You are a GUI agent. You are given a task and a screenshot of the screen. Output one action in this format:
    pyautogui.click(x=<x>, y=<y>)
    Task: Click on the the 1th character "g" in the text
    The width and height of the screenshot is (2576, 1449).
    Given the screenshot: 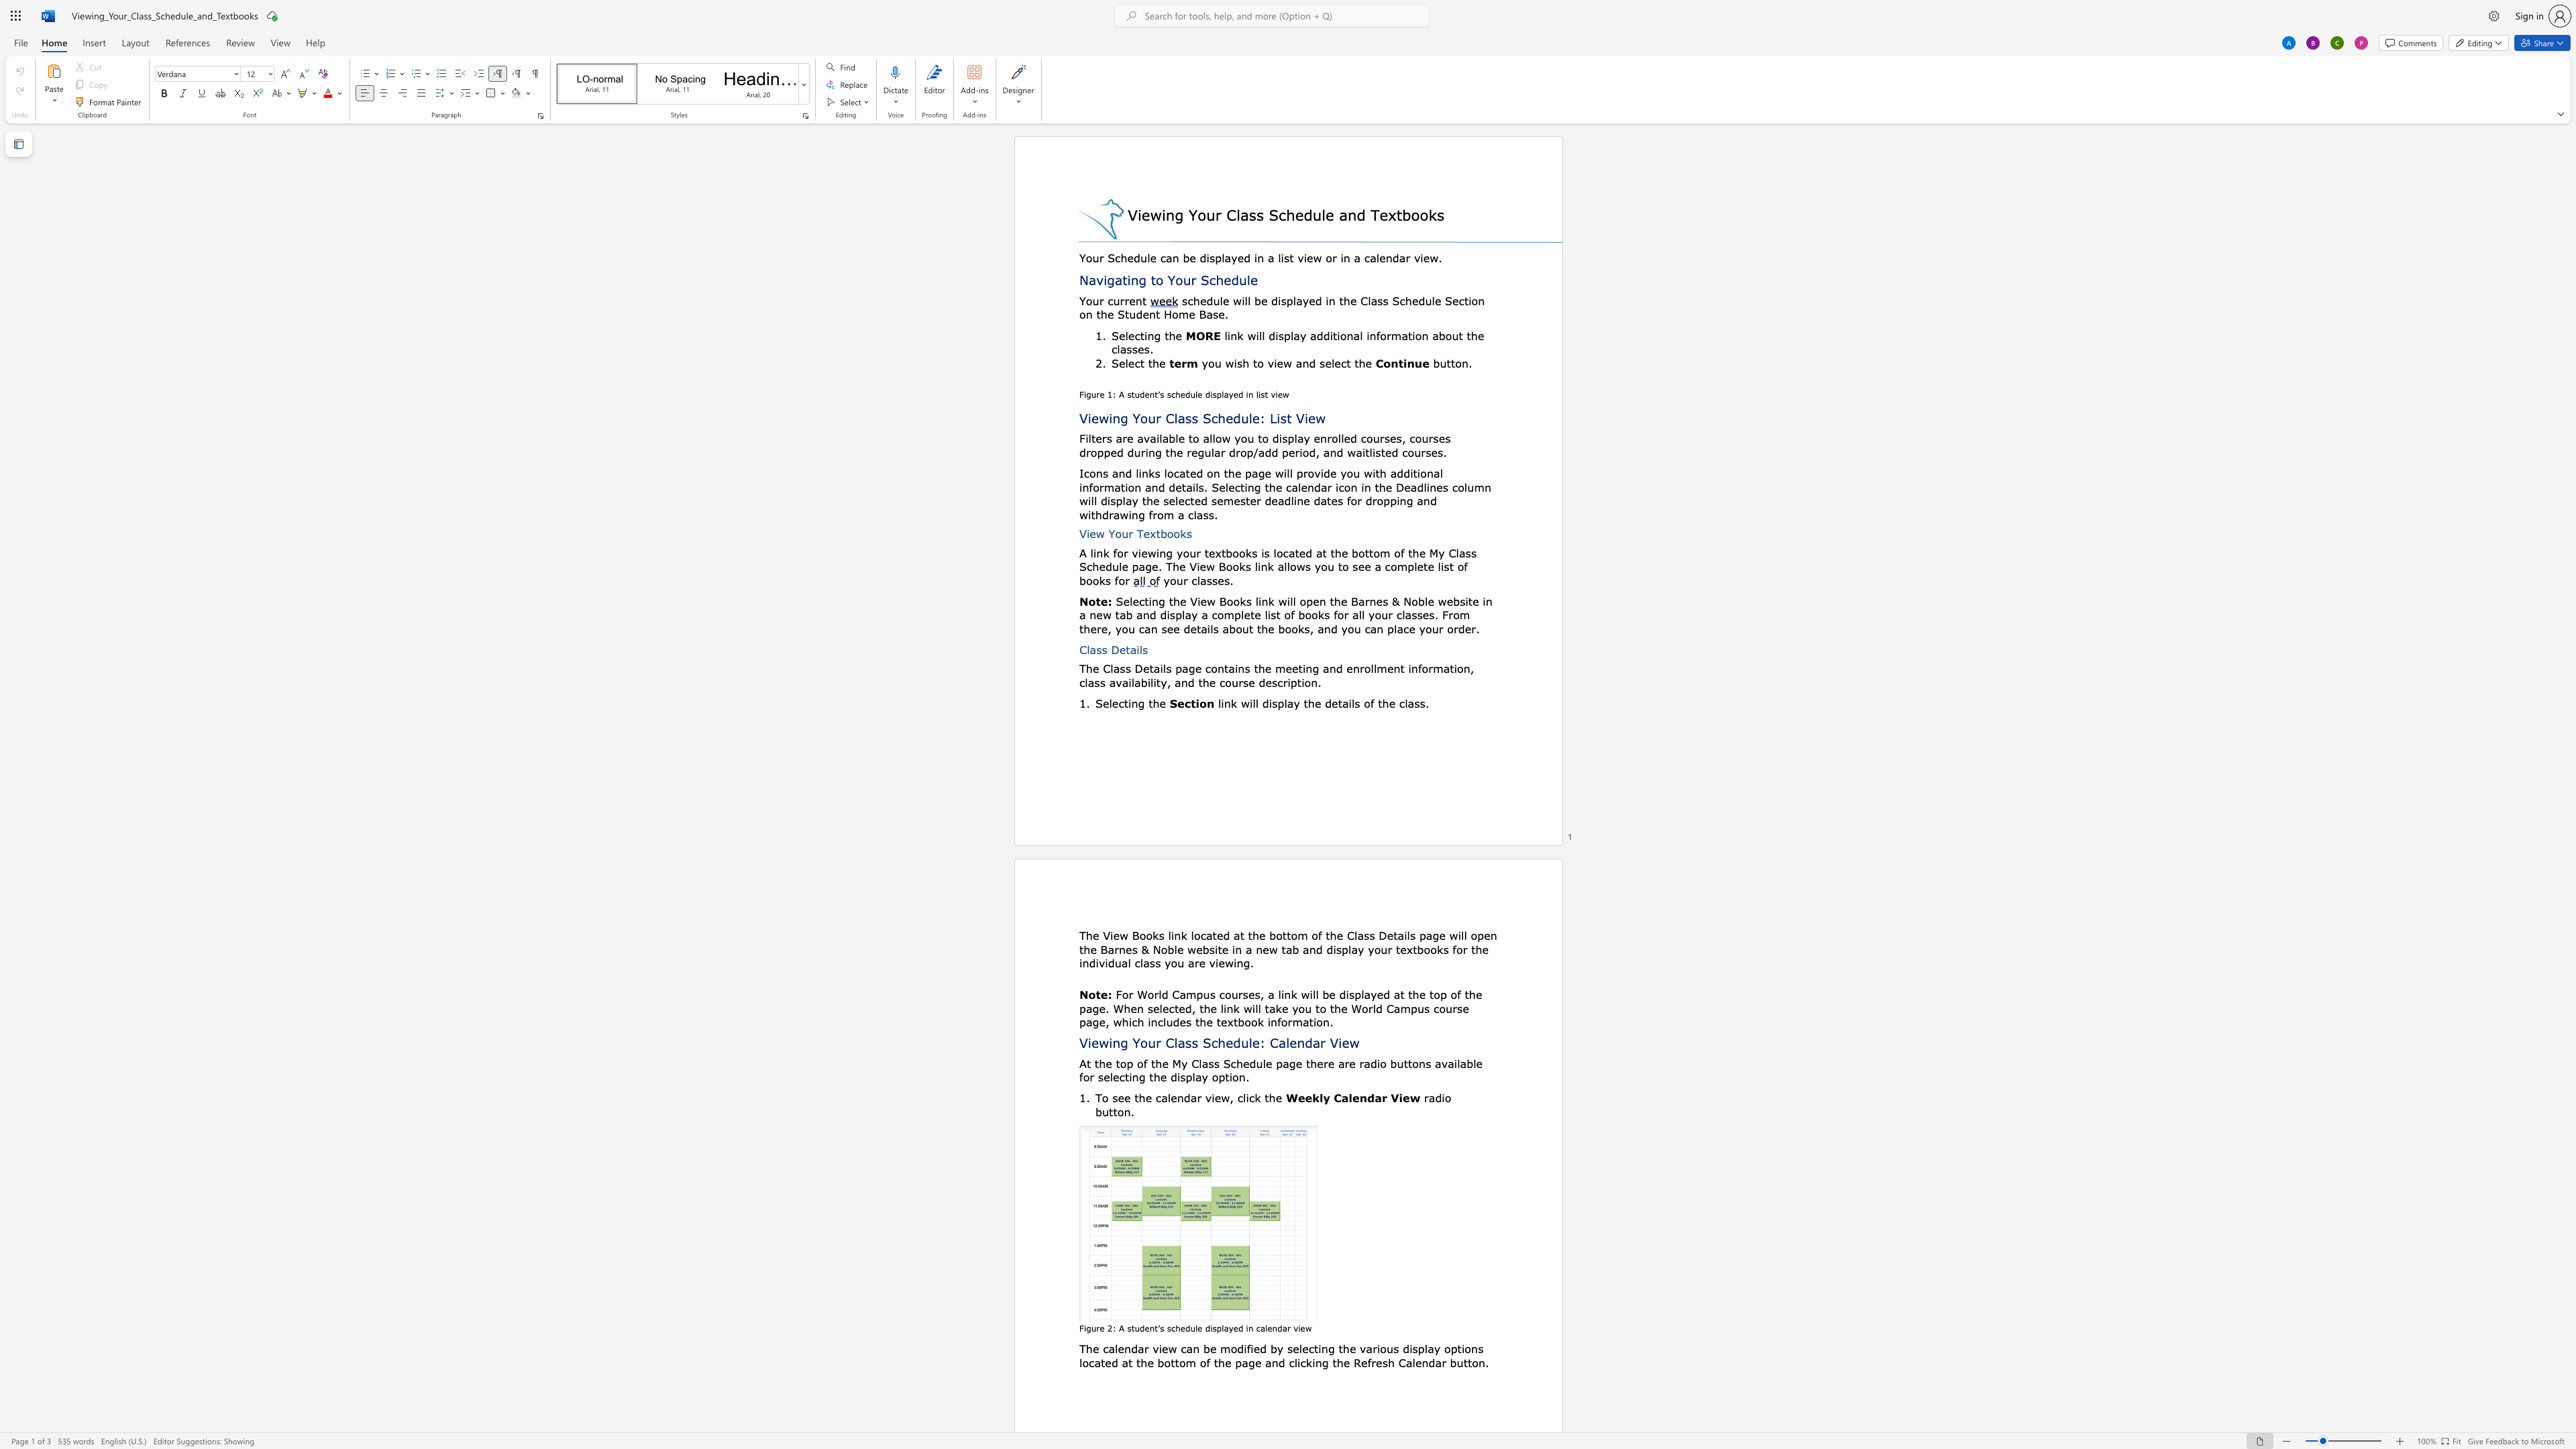 What is the action you would take?
    pyautogui.click(x=1140, y=703)
    